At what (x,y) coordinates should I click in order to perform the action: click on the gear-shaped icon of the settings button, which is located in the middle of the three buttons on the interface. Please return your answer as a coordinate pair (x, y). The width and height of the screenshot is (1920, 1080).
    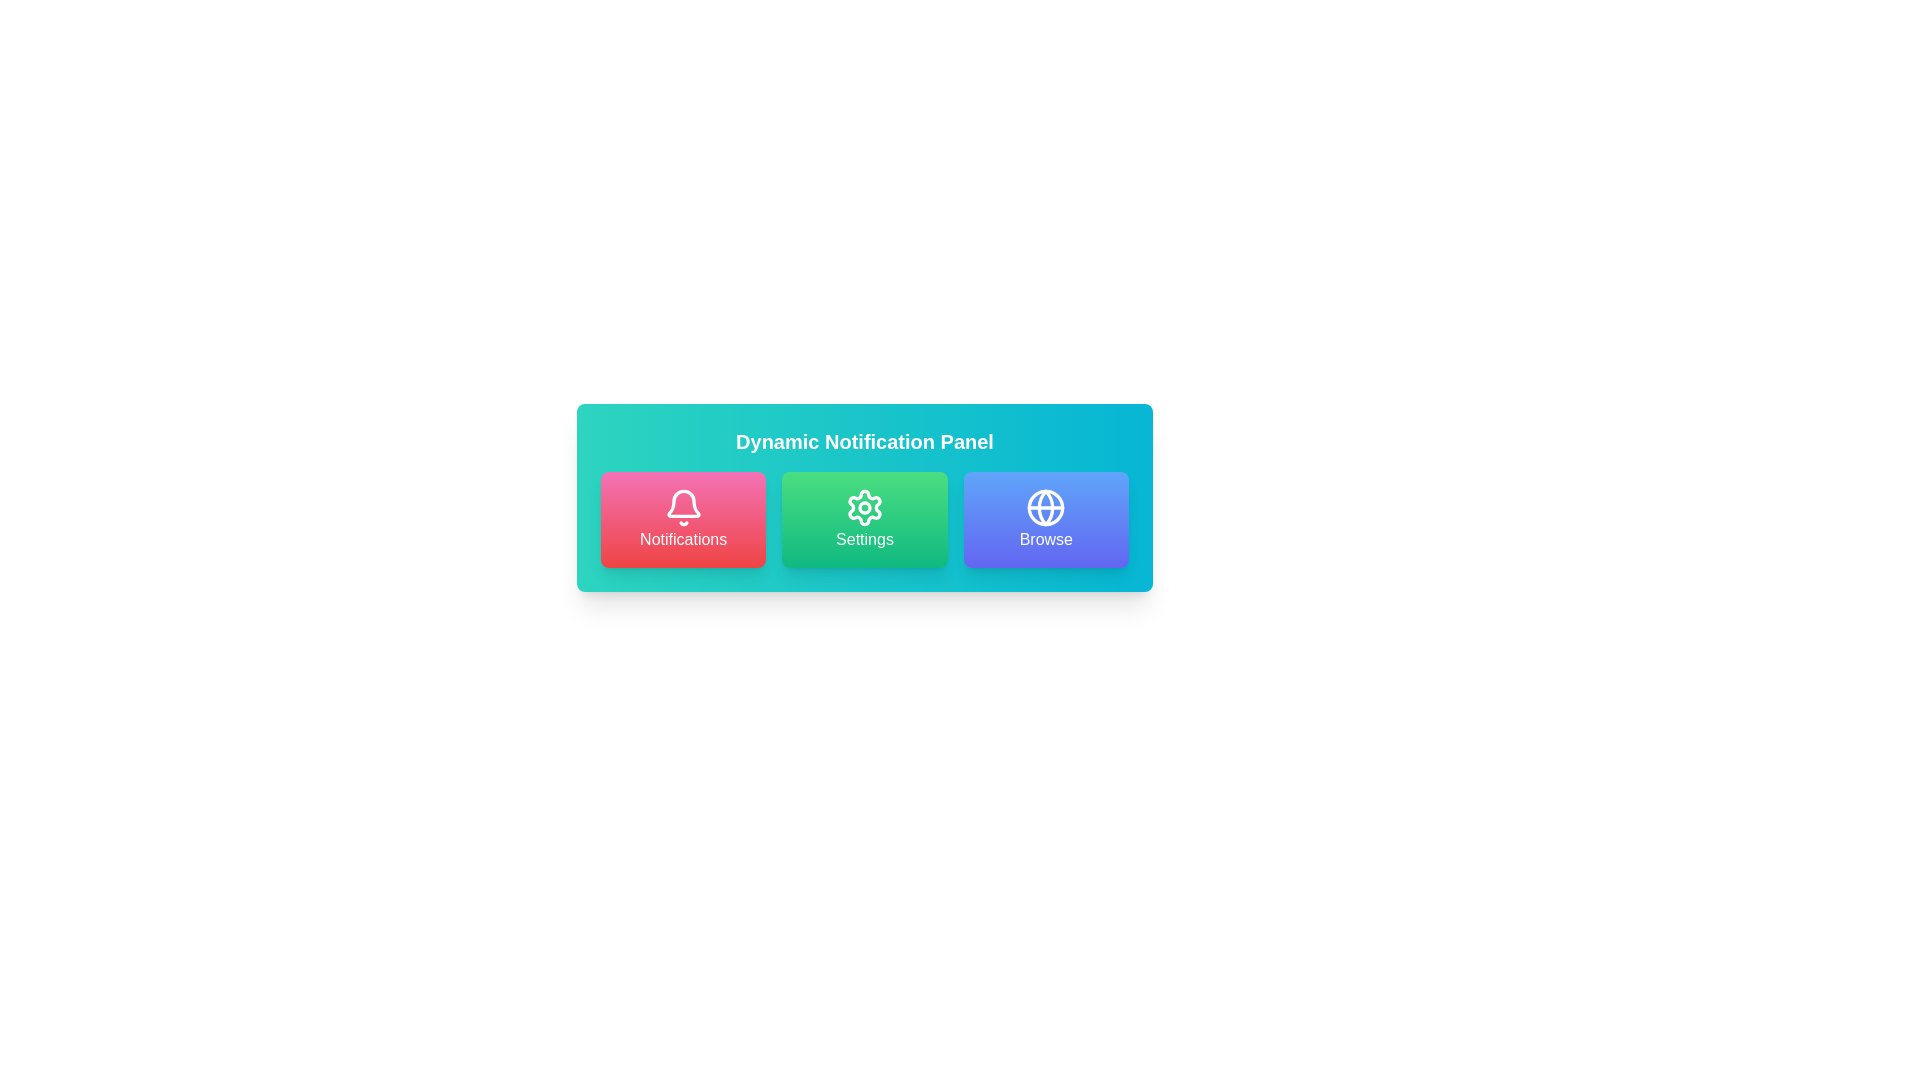
    Looking at the image, I should click on (864, 507).